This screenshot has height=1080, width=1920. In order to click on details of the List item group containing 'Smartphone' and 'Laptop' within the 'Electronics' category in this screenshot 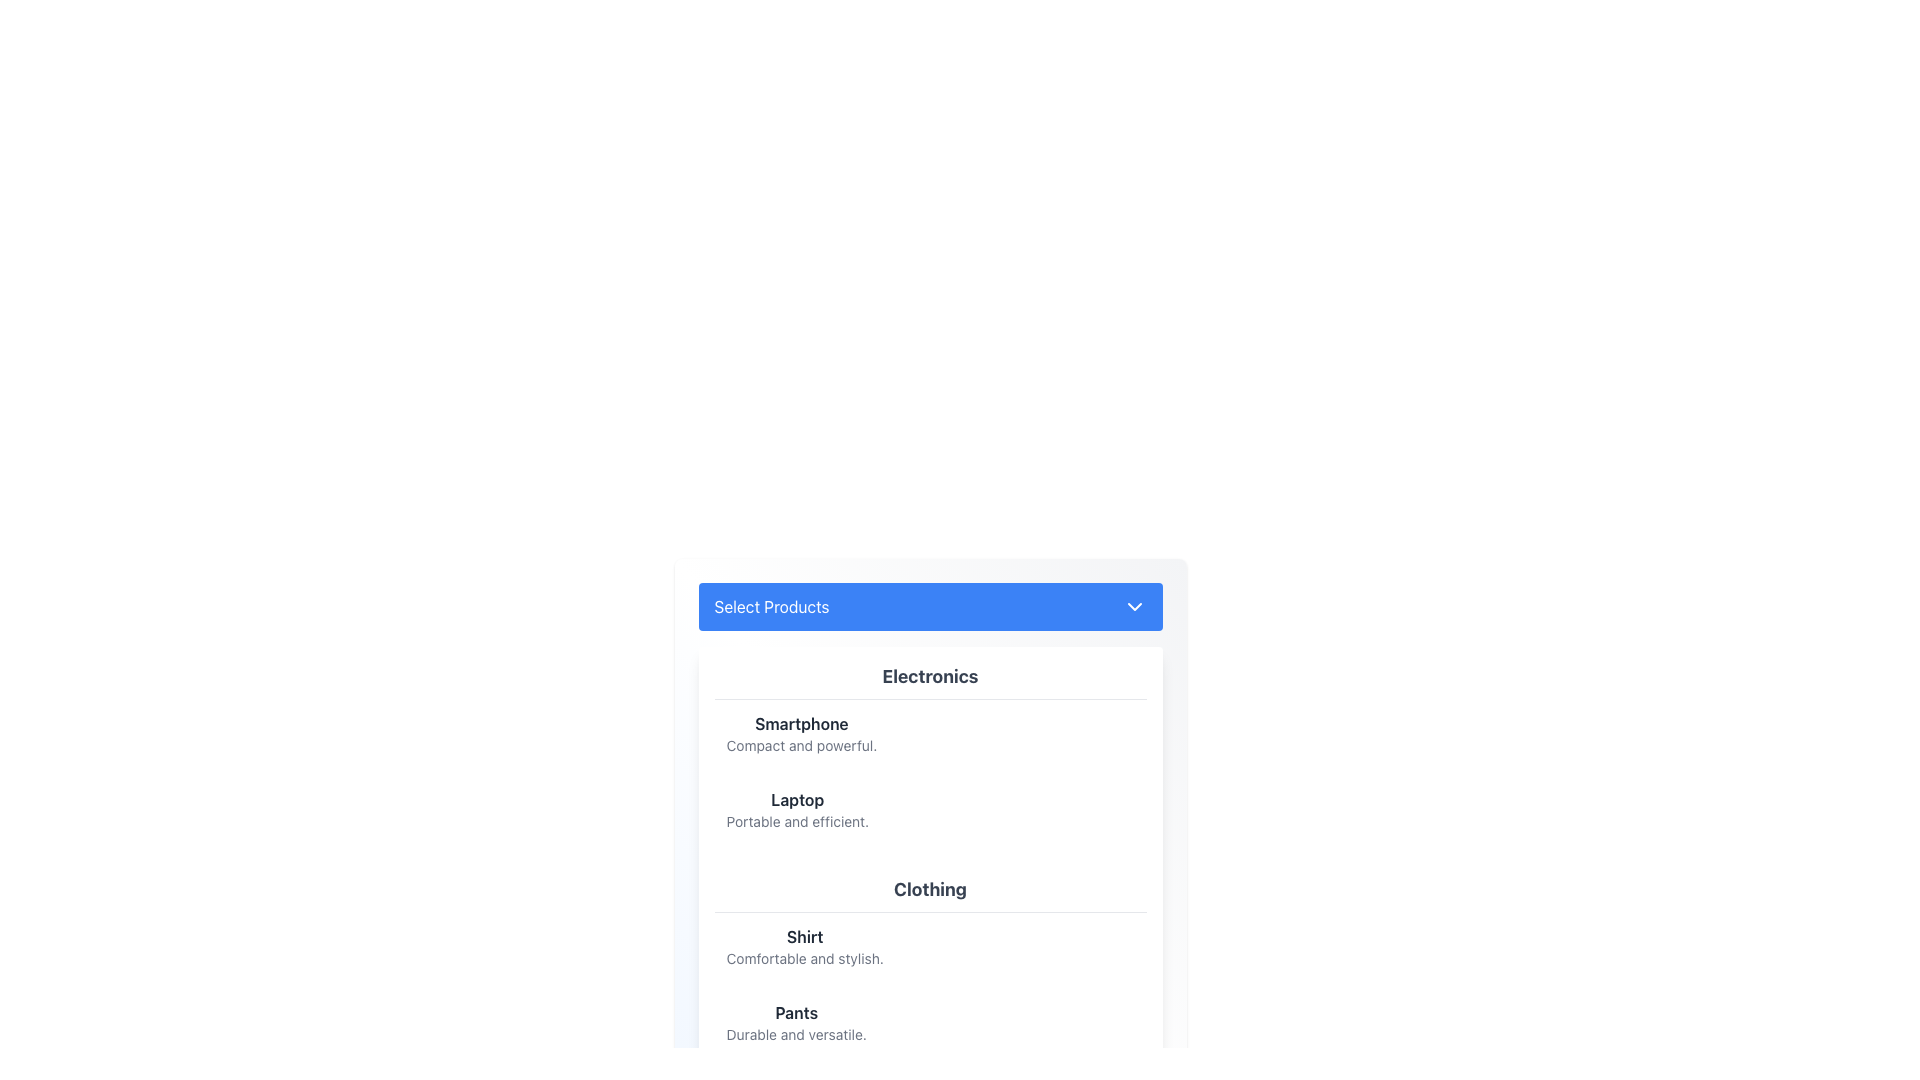, I will do `click(929, 770)`.